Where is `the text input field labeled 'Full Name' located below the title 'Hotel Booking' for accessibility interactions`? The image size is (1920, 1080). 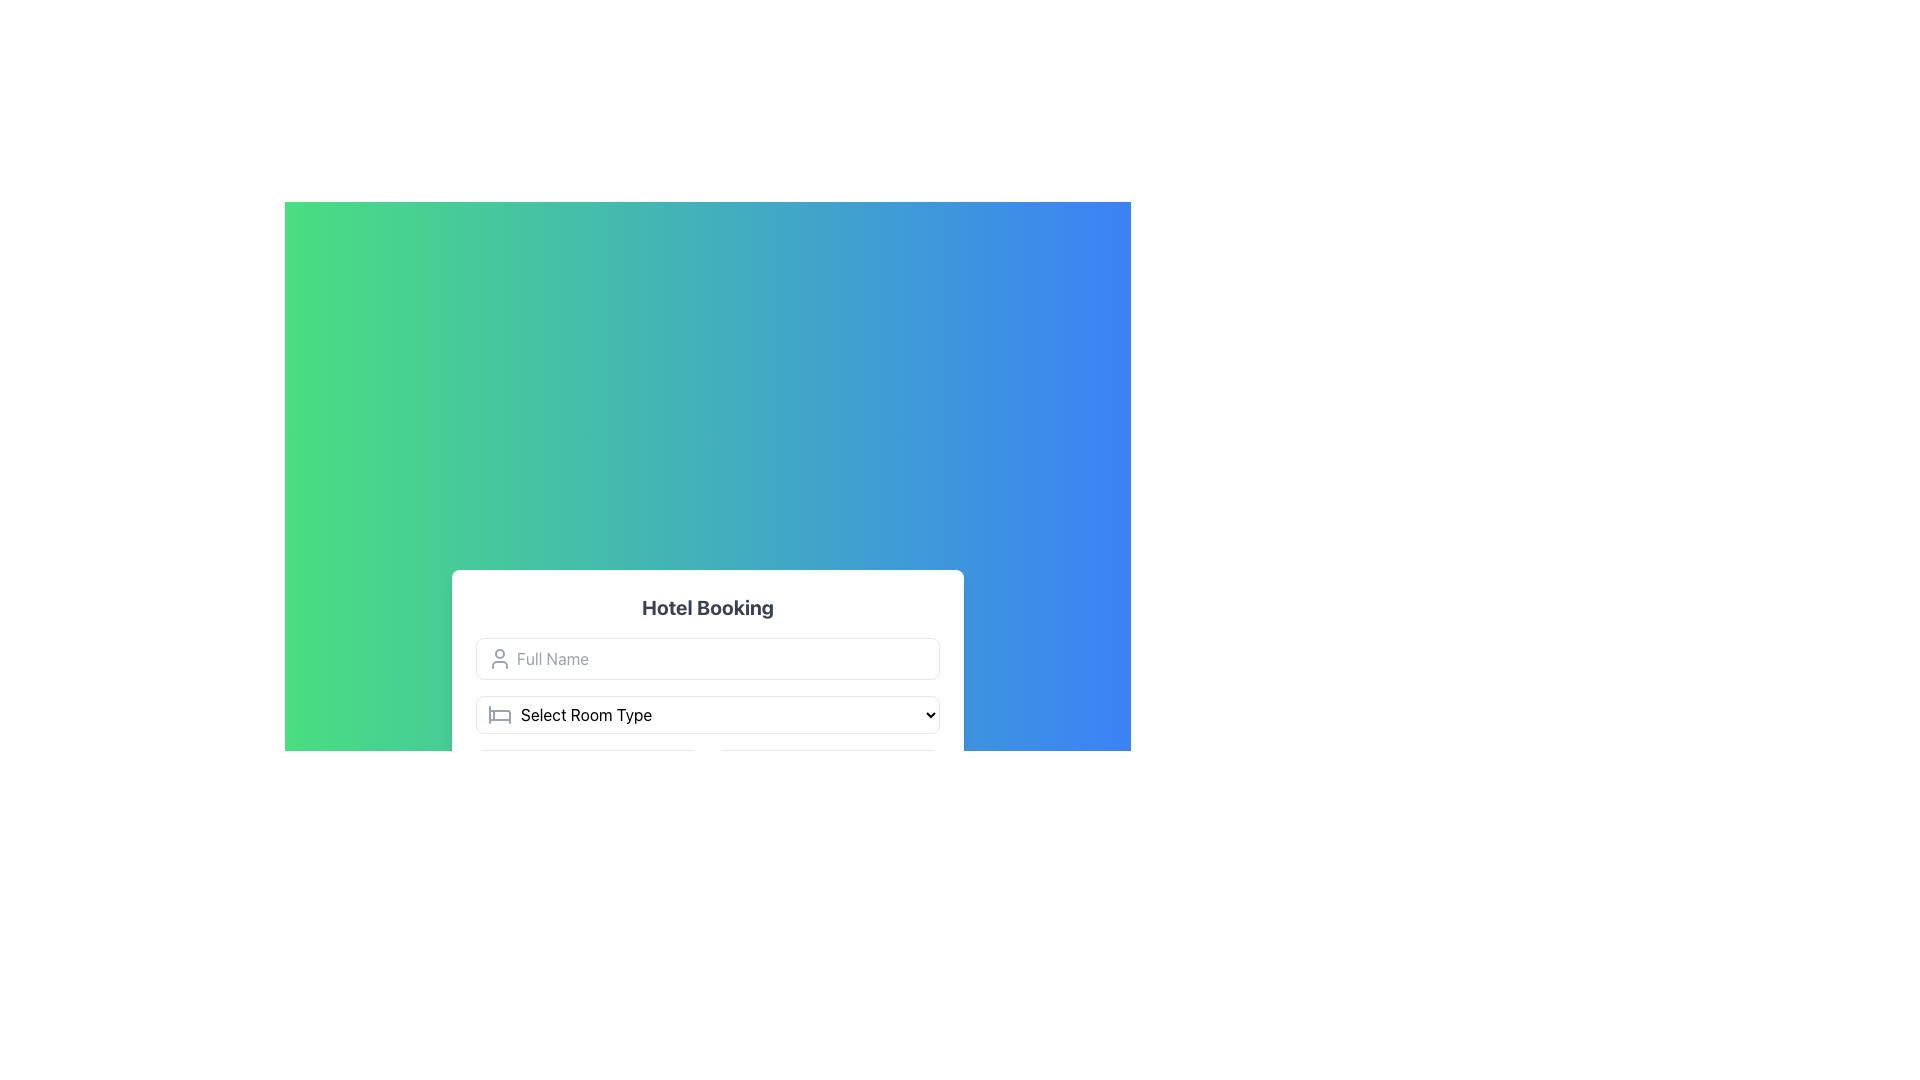
the text input field labeled 'Full Name' located below the title 'Hotel Booking' for accessibility interactions is located at coordinates (708, 659).